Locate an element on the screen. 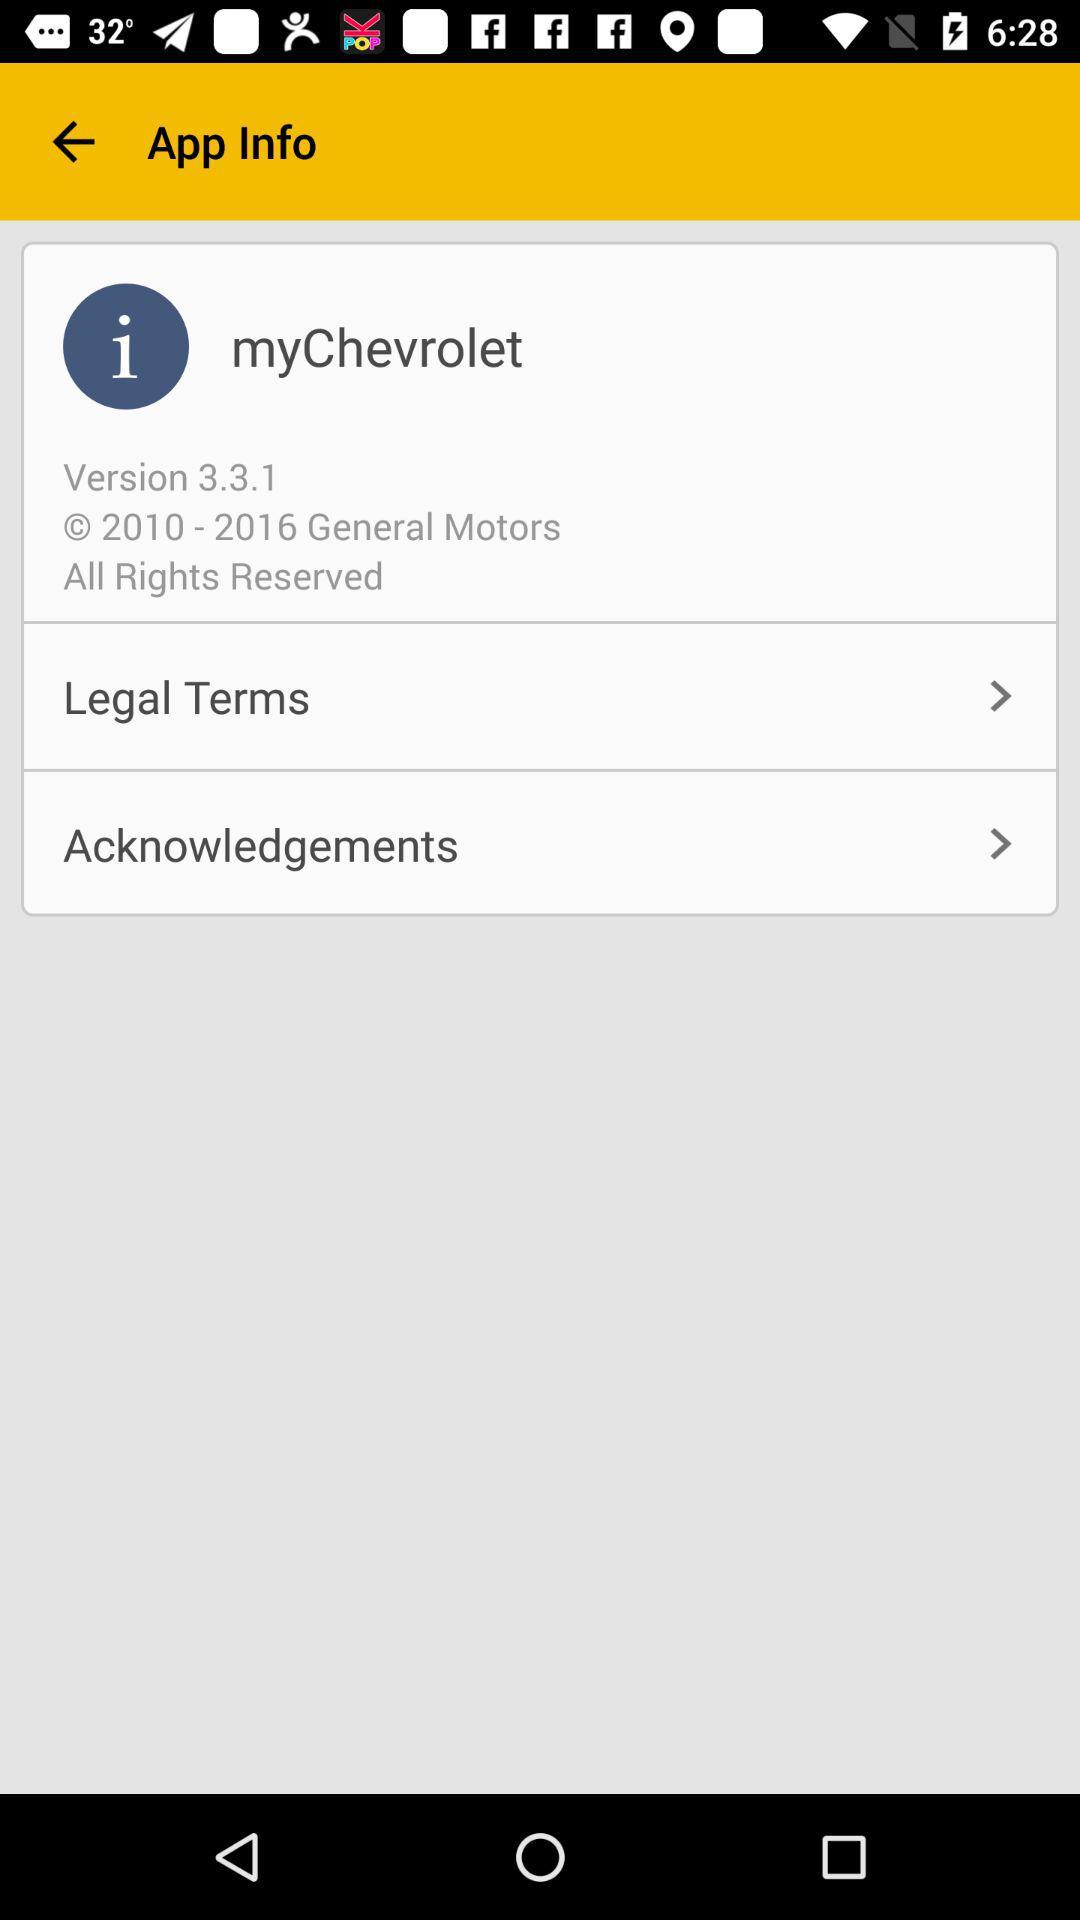  the acknowledgements item is located at coordinates (540, 844).